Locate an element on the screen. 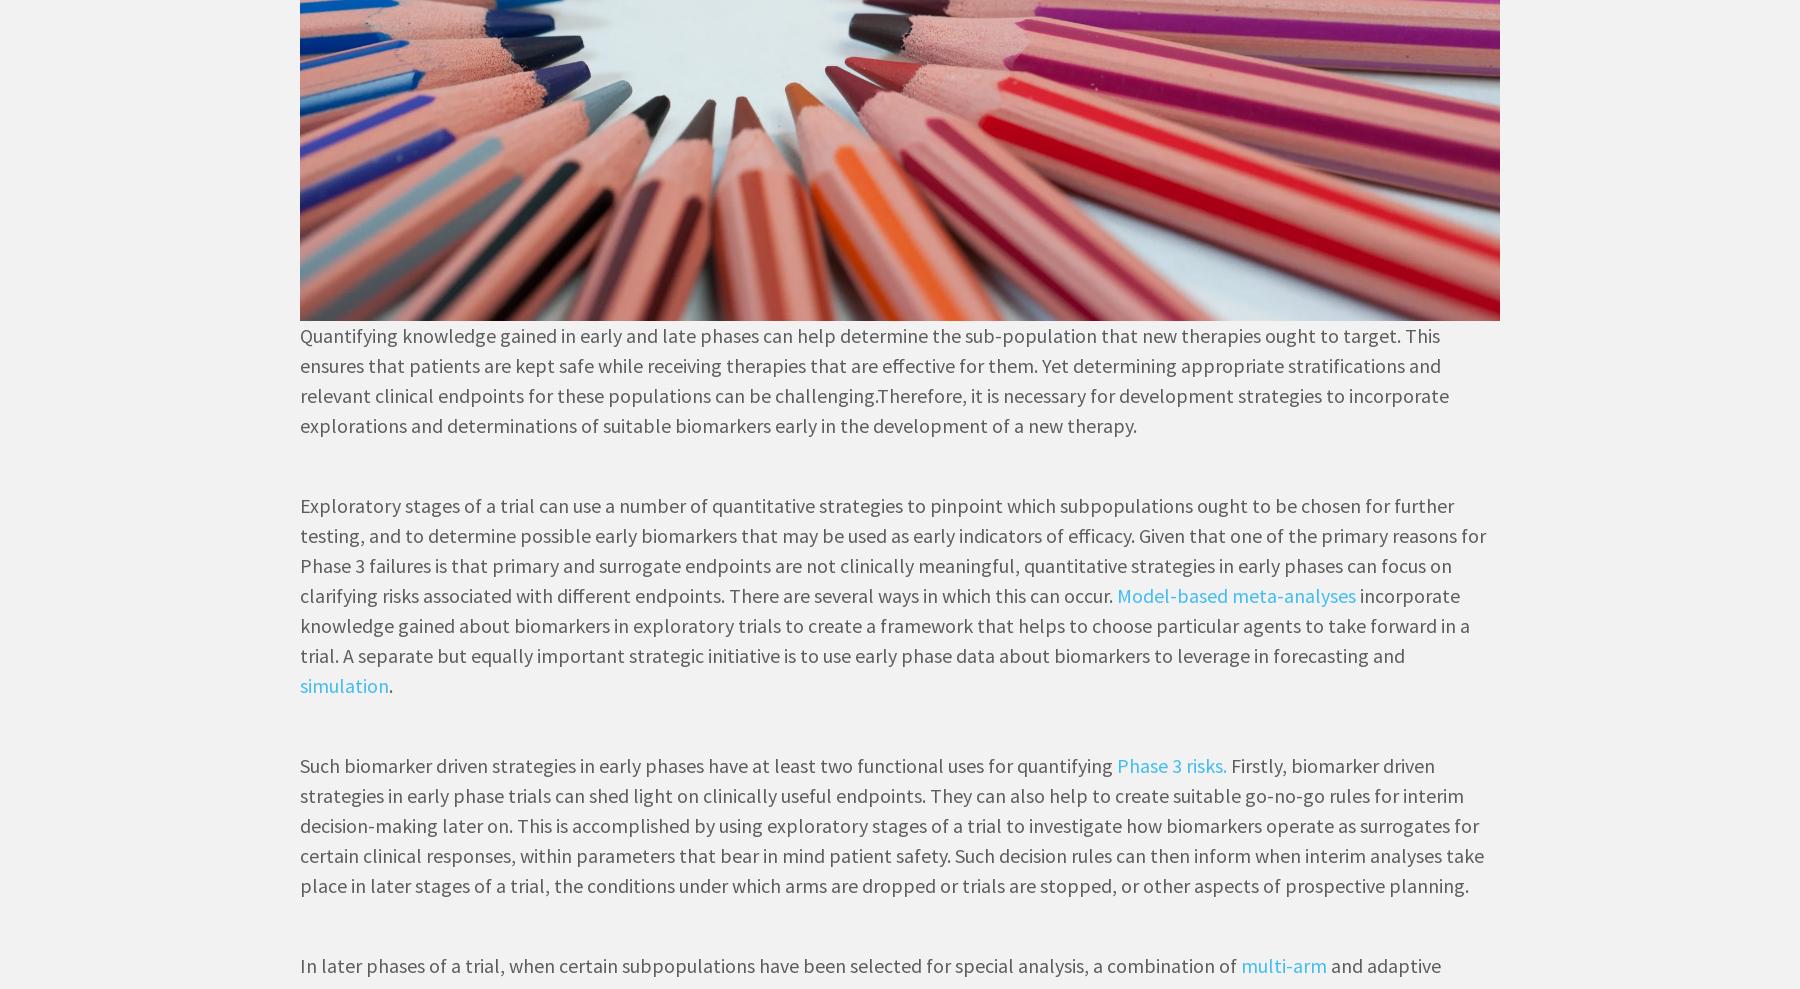 The width and height of the screenshot is (1800, 989). 'multi-arm' is located at coordinates (1240, 965).